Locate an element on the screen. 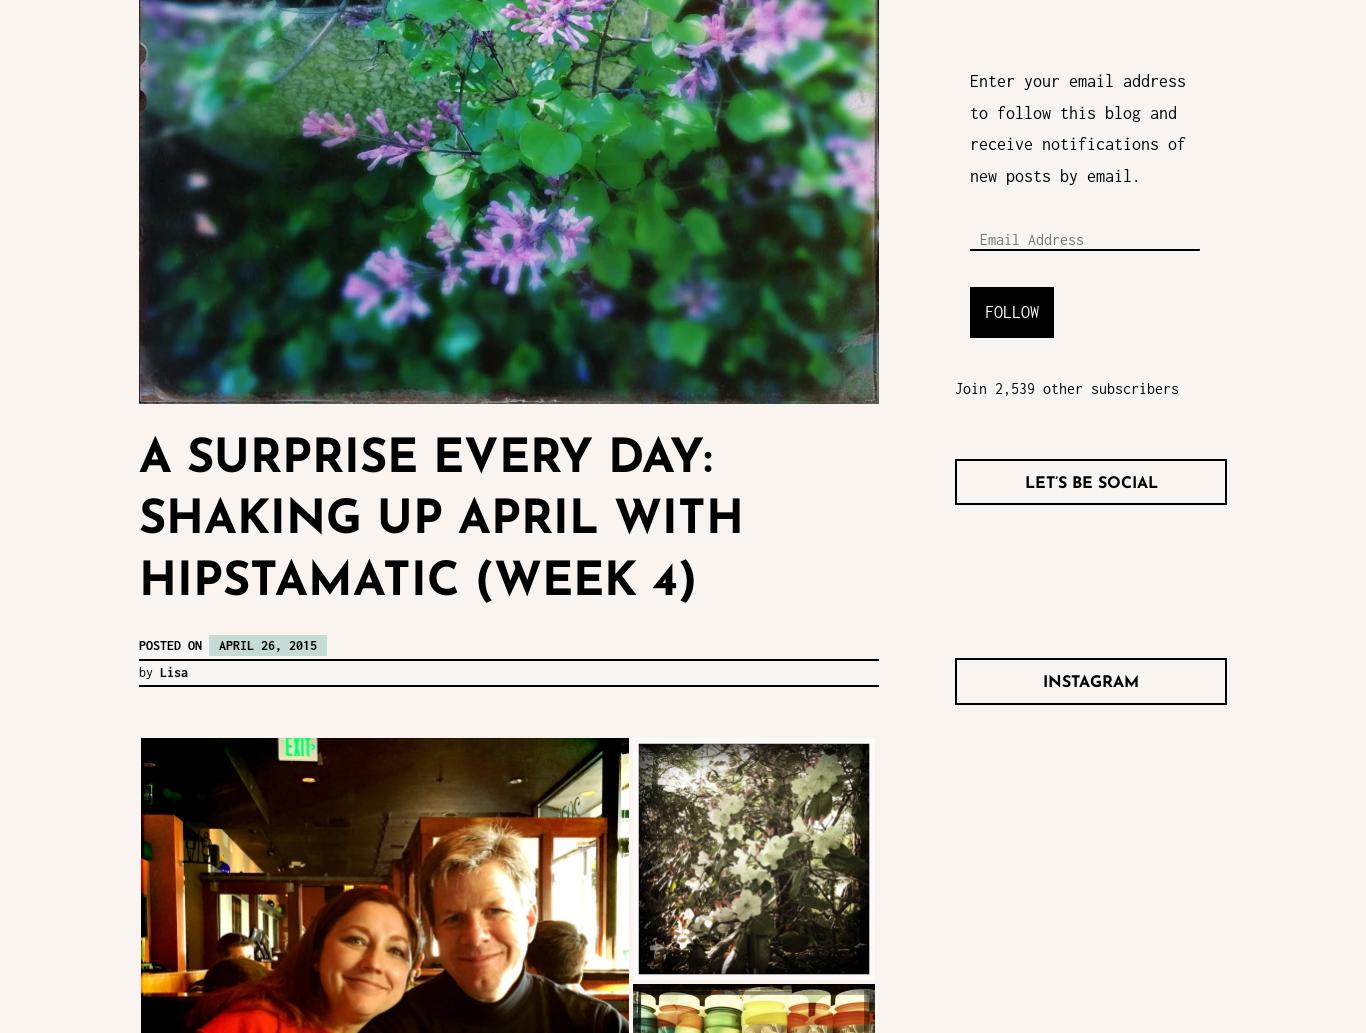  'Let’s Be Social' is located at coordinates (1023, 483).